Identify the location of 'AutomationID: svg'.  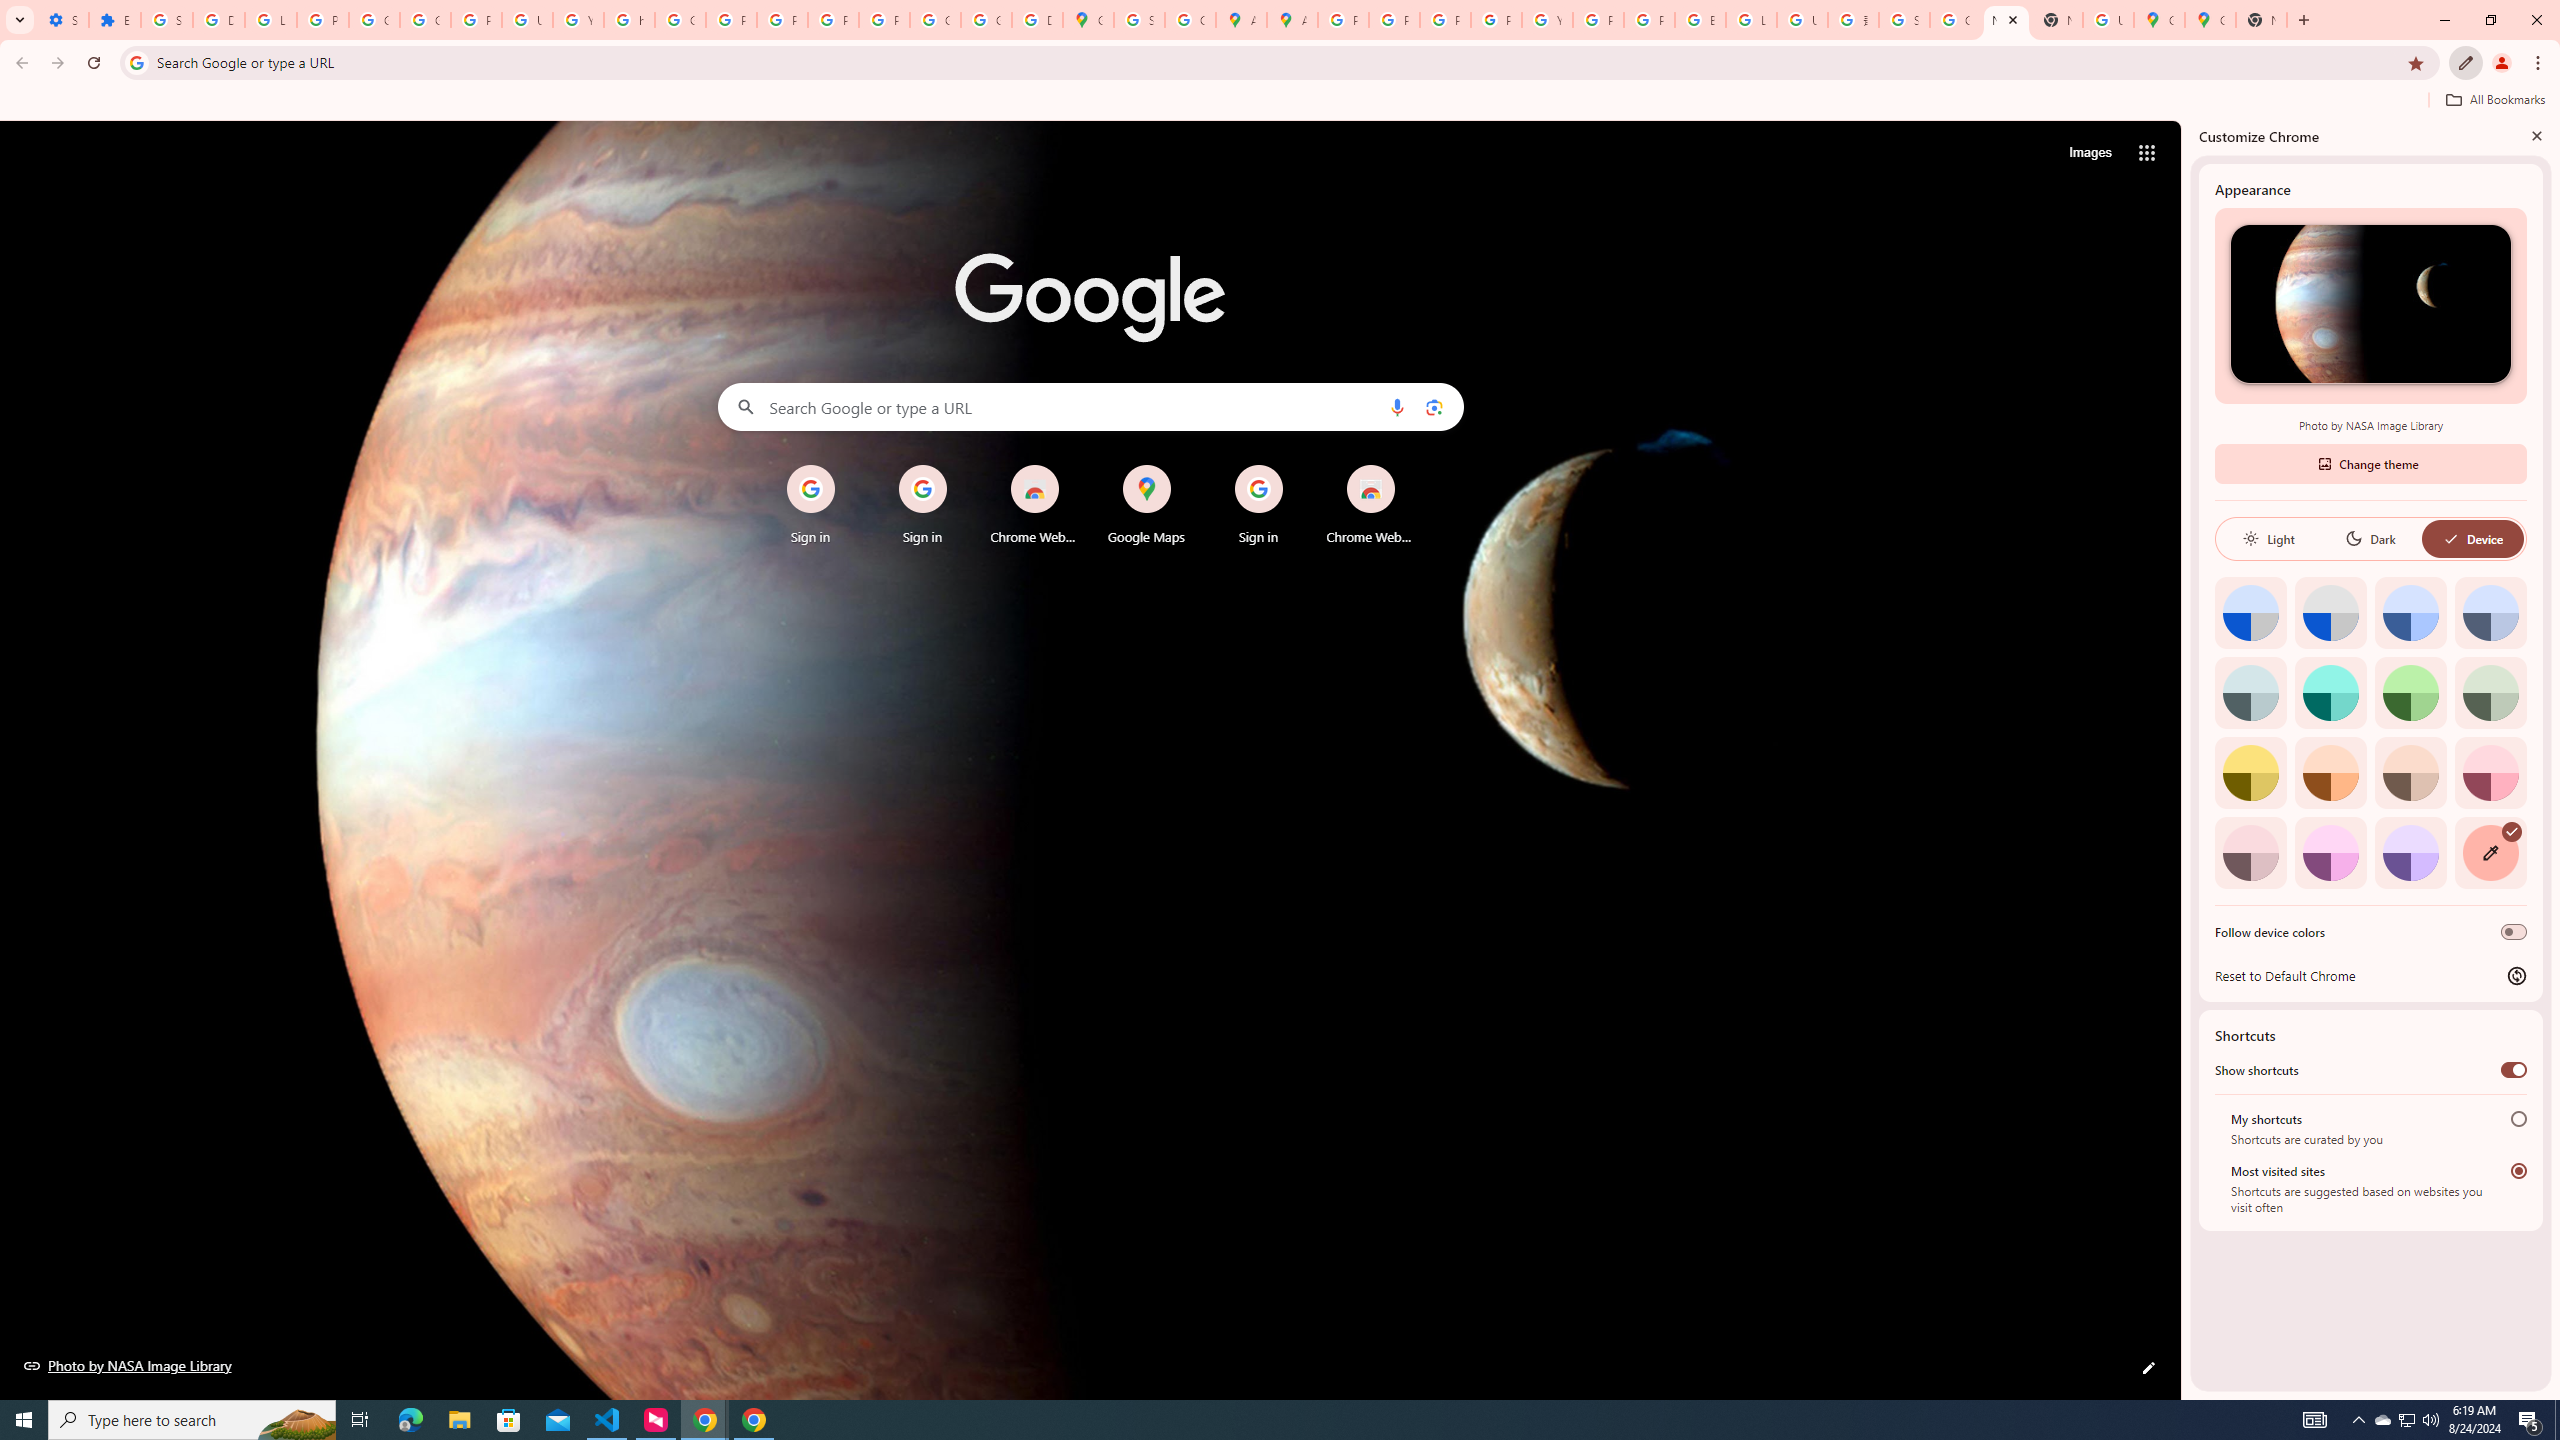
(2511, 831).